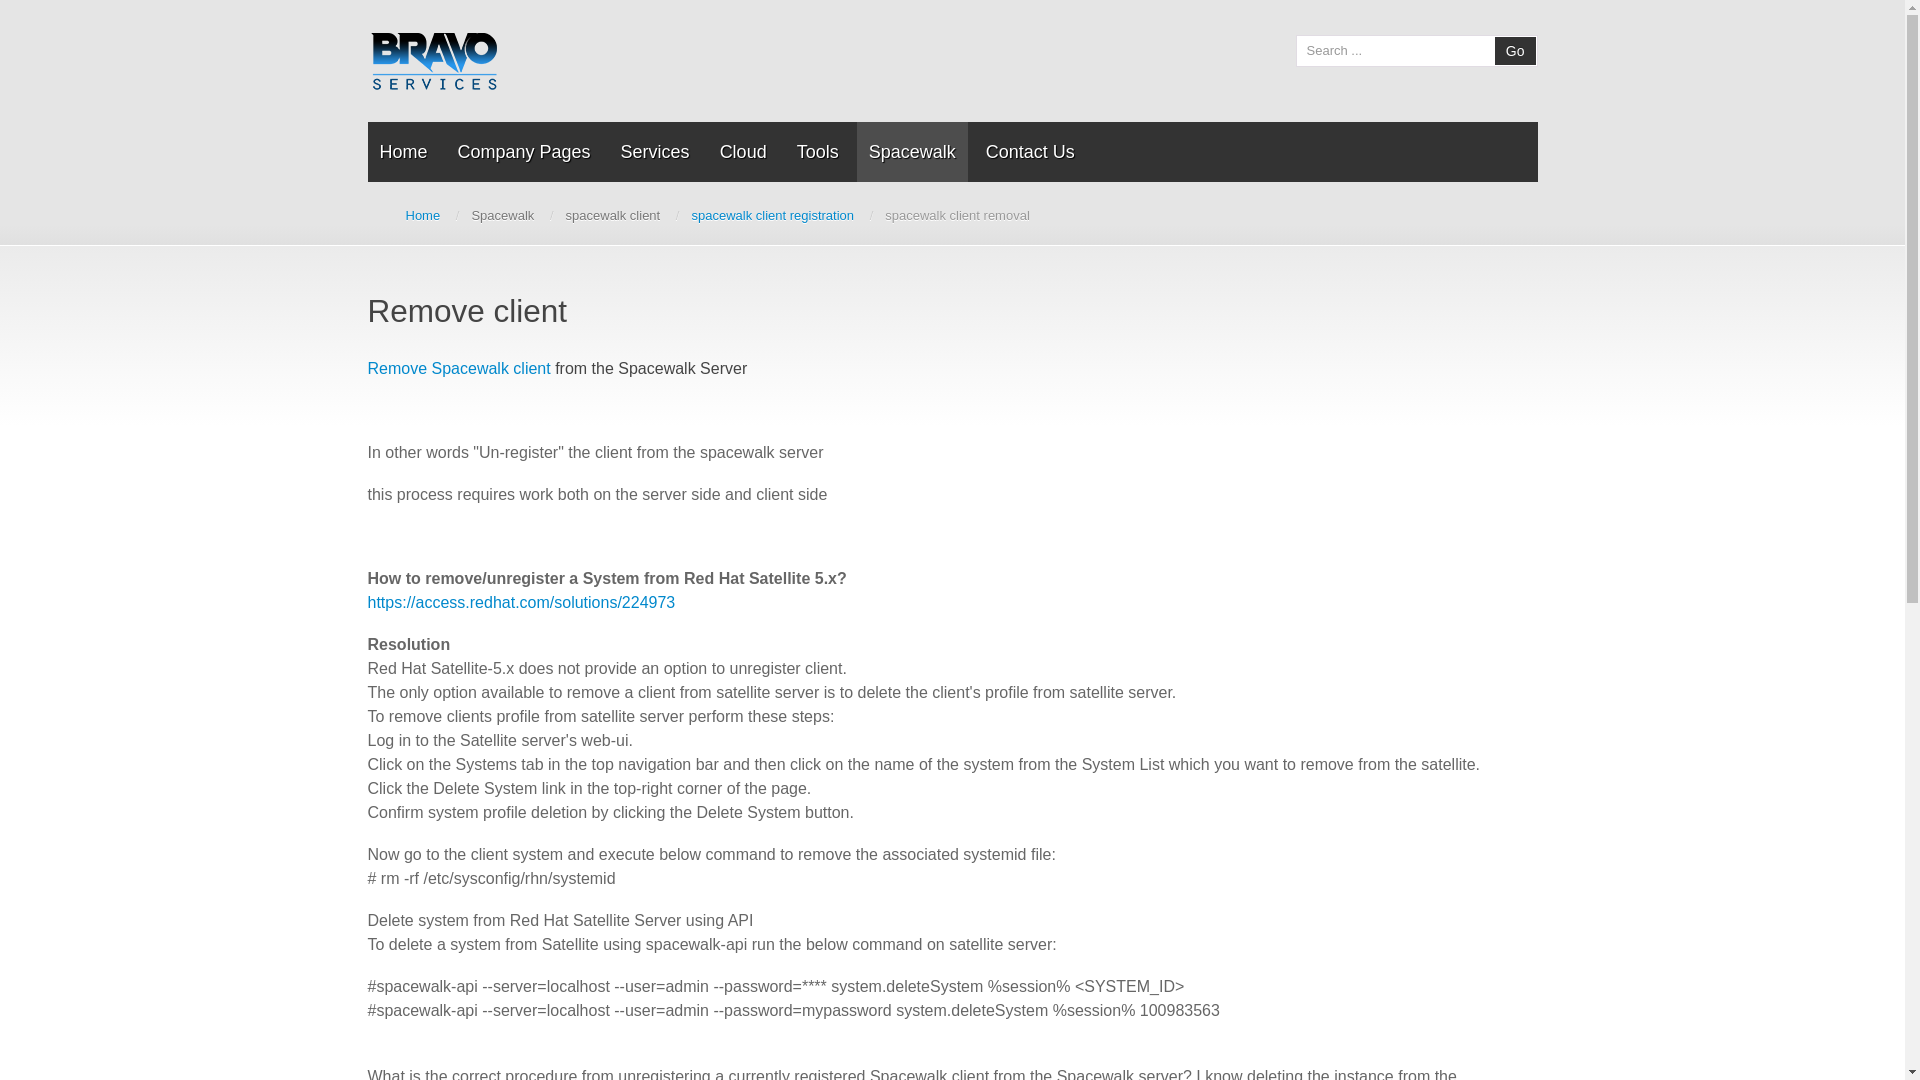 The image size is (1920, 1080). Describe the element at coordinates (524, 150) in the screenshot. I see `'Company Pages'` at that location.